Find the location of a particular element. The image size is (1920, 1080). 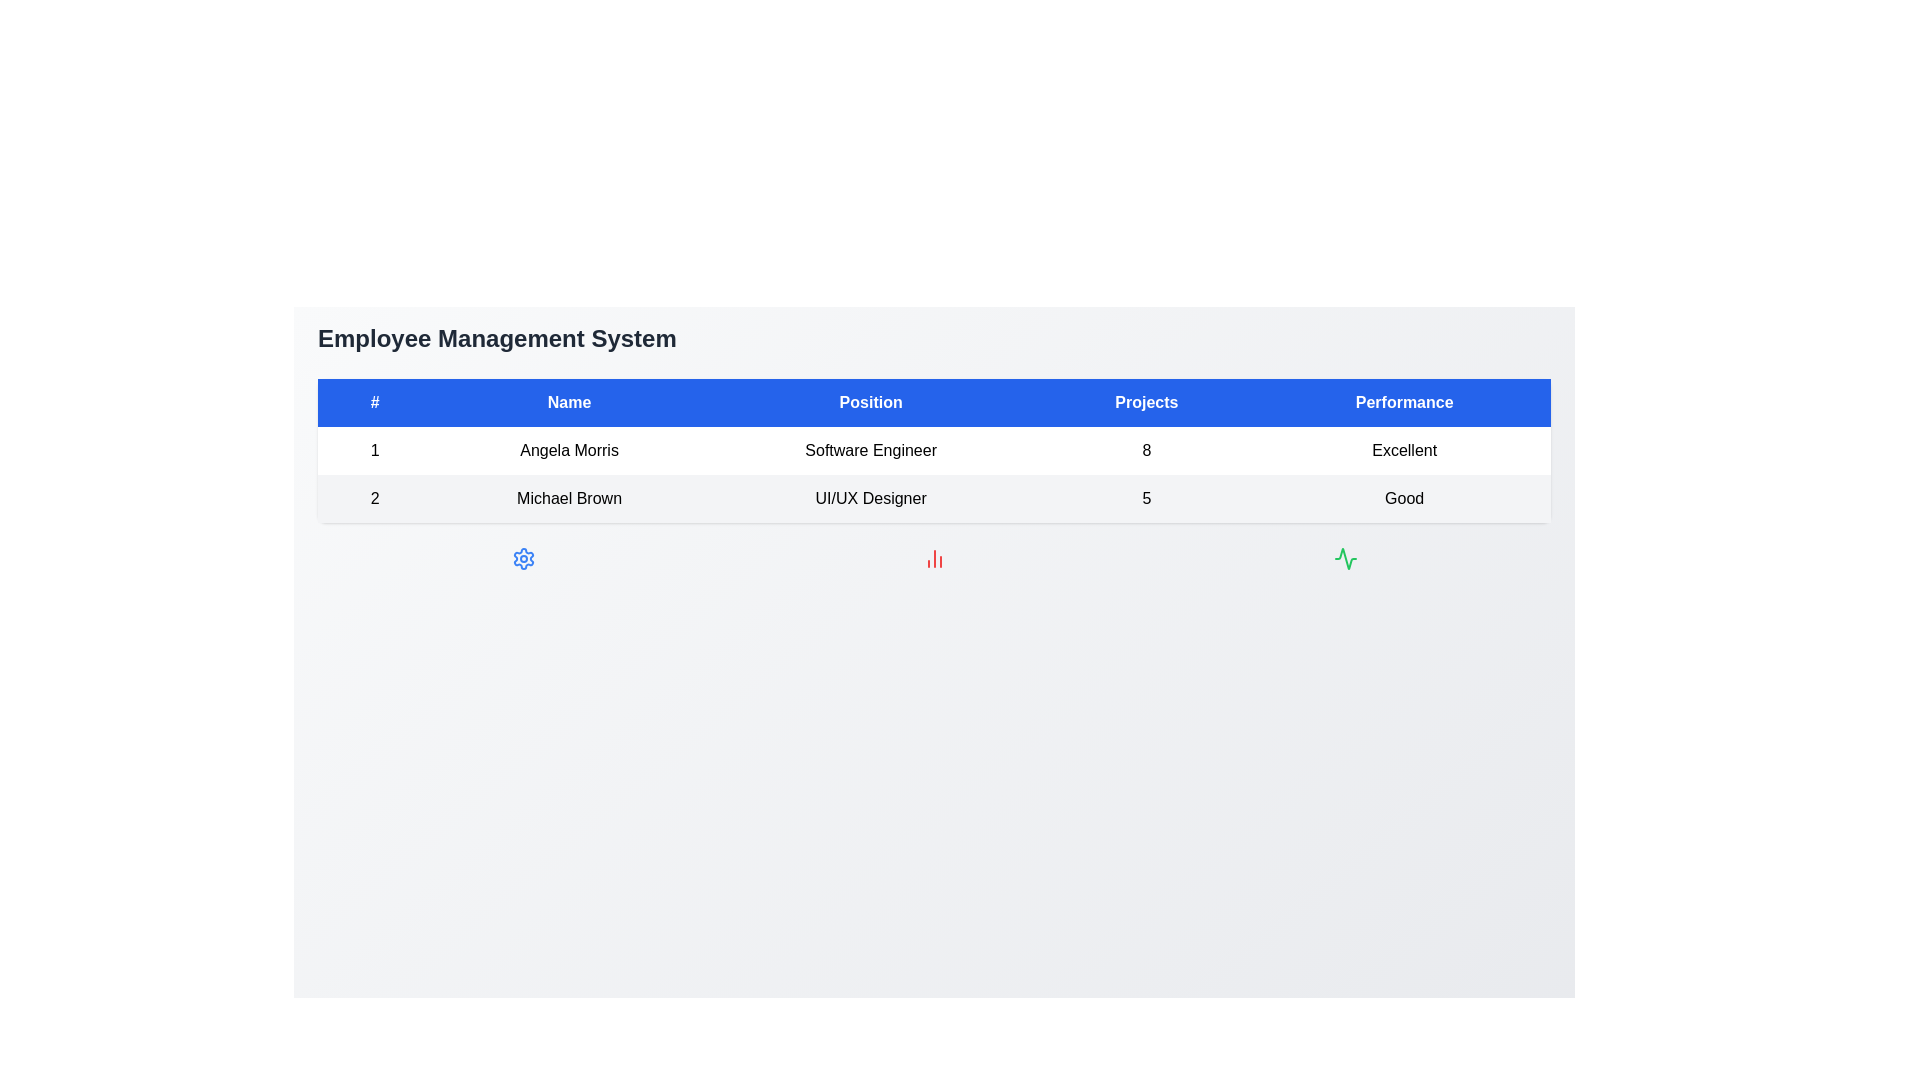

the text field displaying the number '1', which is located in the leftmost column of a row in a table interface under the column labeled with the pound '#' sign is located at coordinates (375, 451).